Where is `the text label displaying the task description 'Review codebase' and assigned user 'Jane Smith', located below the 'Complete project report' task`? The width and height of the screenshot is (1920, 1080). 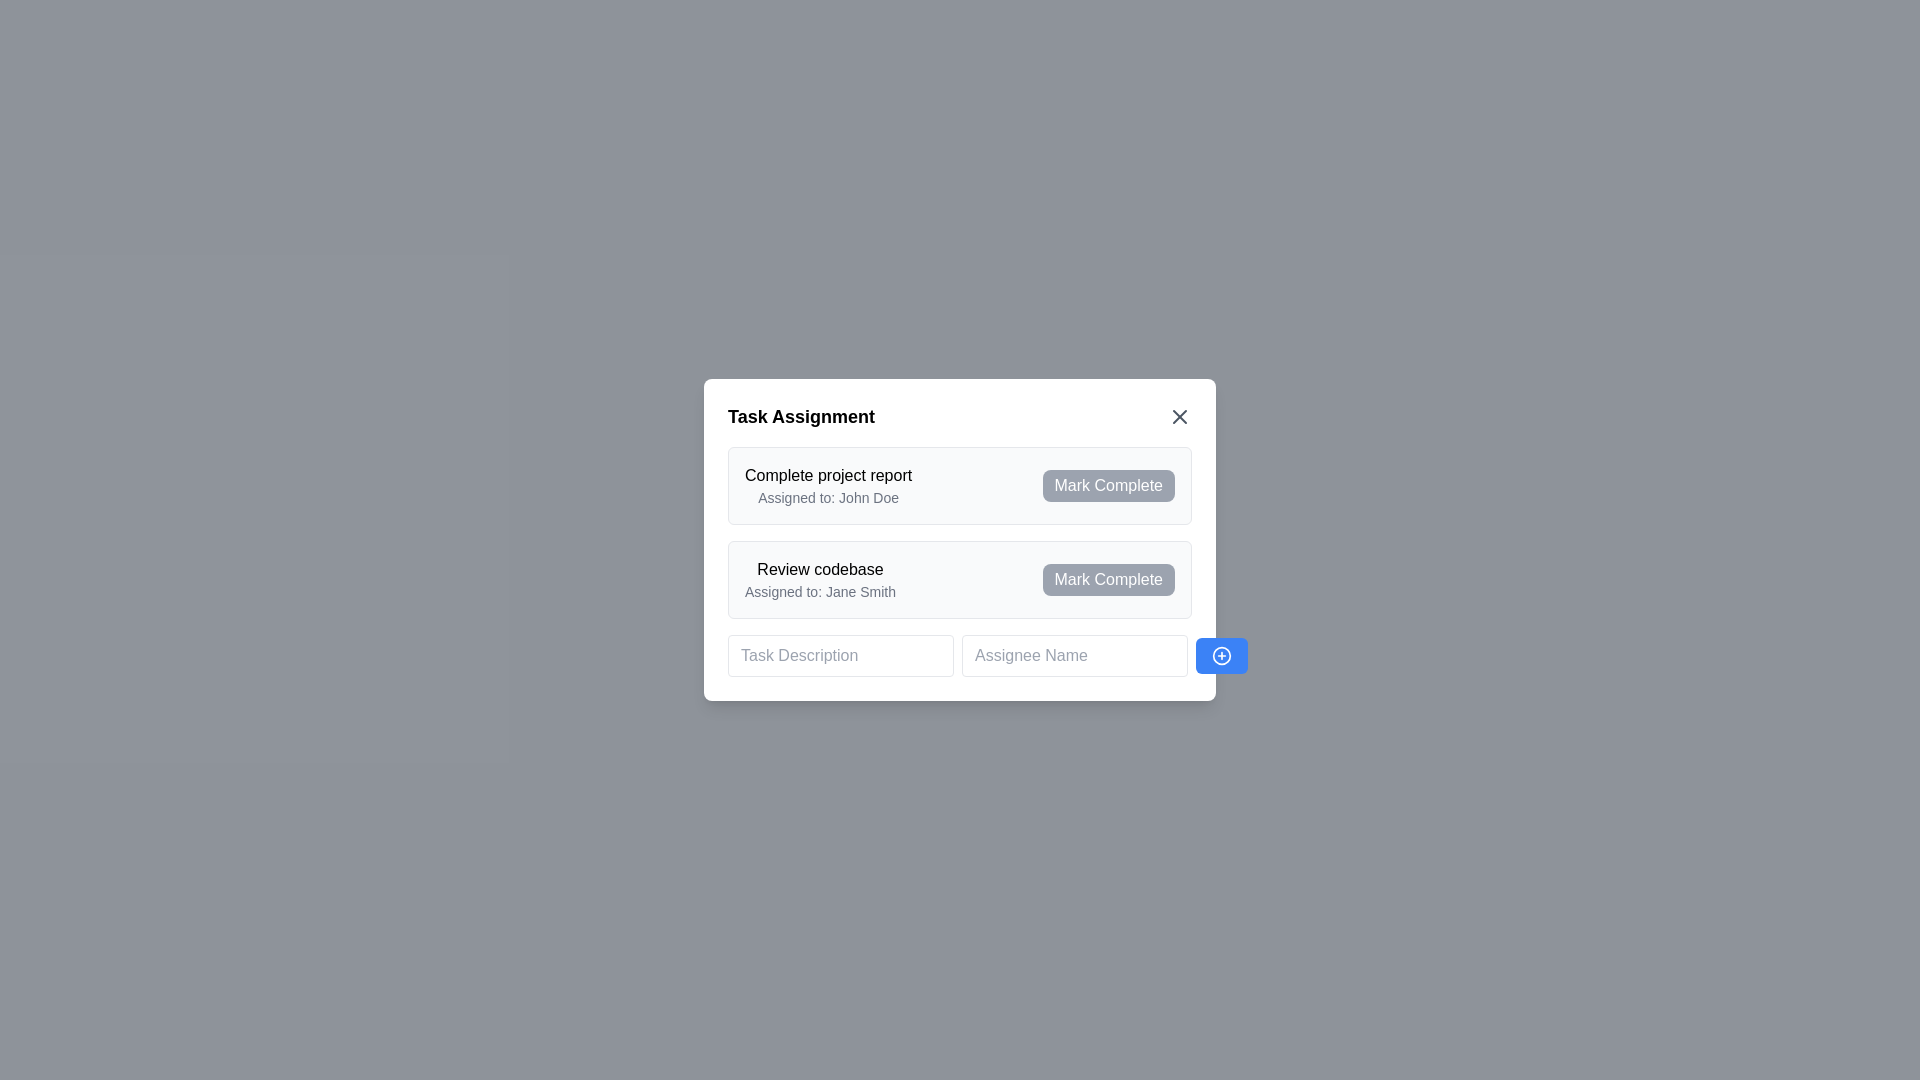
the text label displaying the task description 'Review codebase' and assigned user 'Jane Smith', located below the 'Complete project report' task is located at coordinates (820, 579).